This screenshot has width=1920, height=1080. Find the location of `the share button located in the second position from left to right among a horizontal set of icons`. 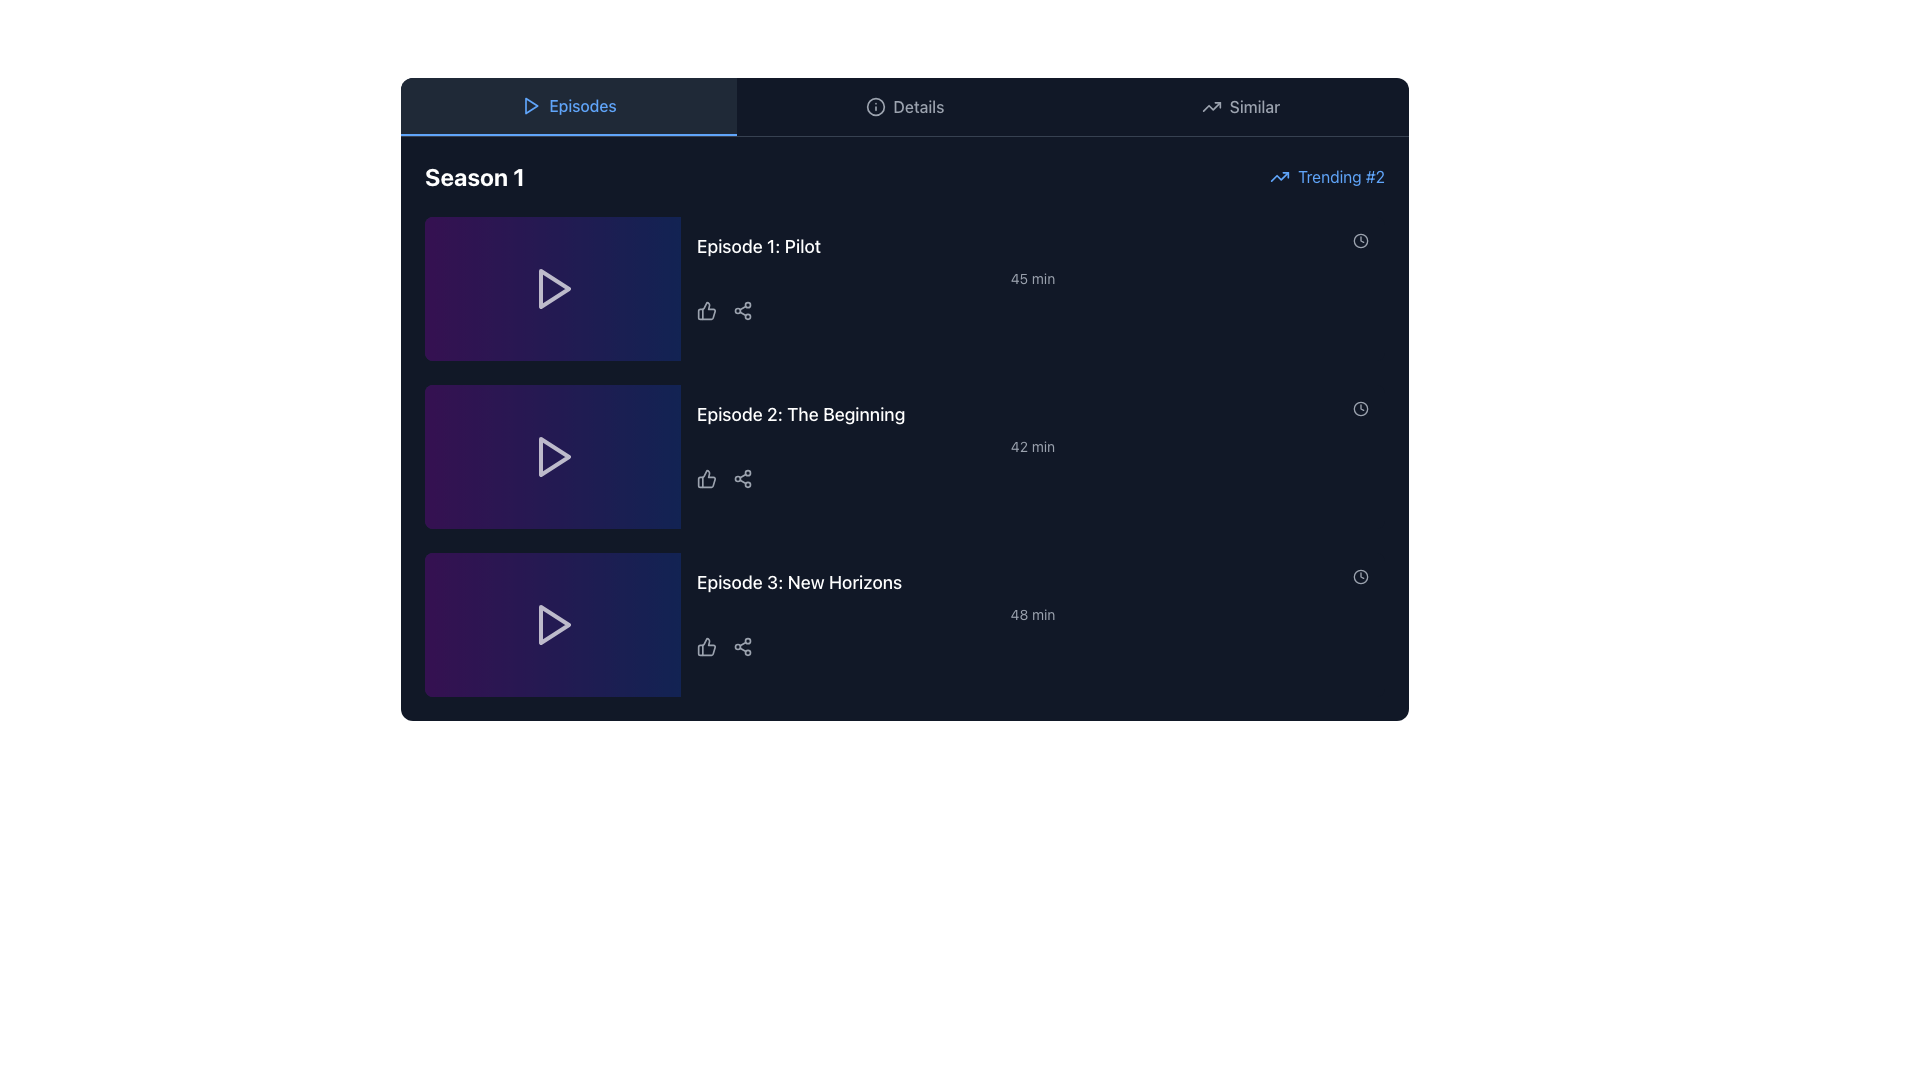

the share button located in the second position from left to right among a horizontal set of icons is located at coordinates (742, 647).